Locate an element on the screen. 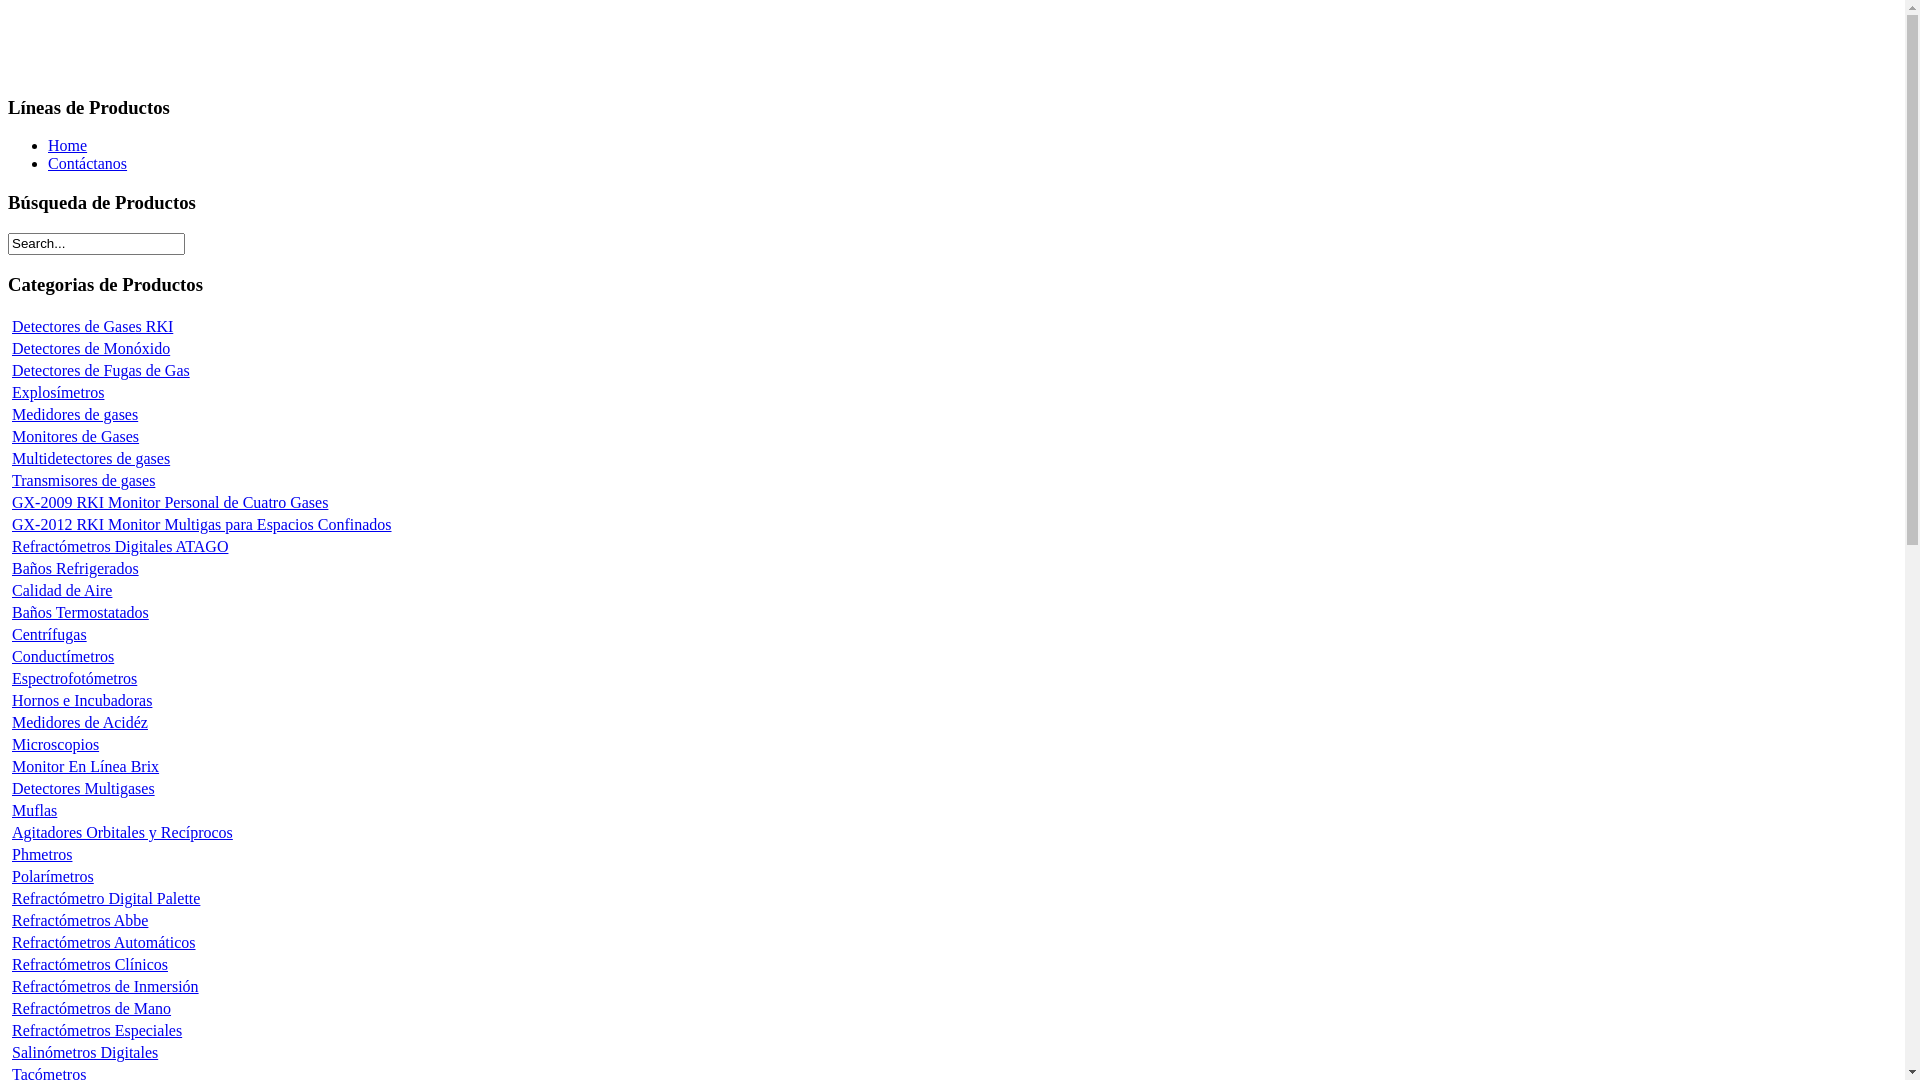  'GX-2009 RKI Monitor Personal de Cuatro Gases' is located at coordinates (169, 501).